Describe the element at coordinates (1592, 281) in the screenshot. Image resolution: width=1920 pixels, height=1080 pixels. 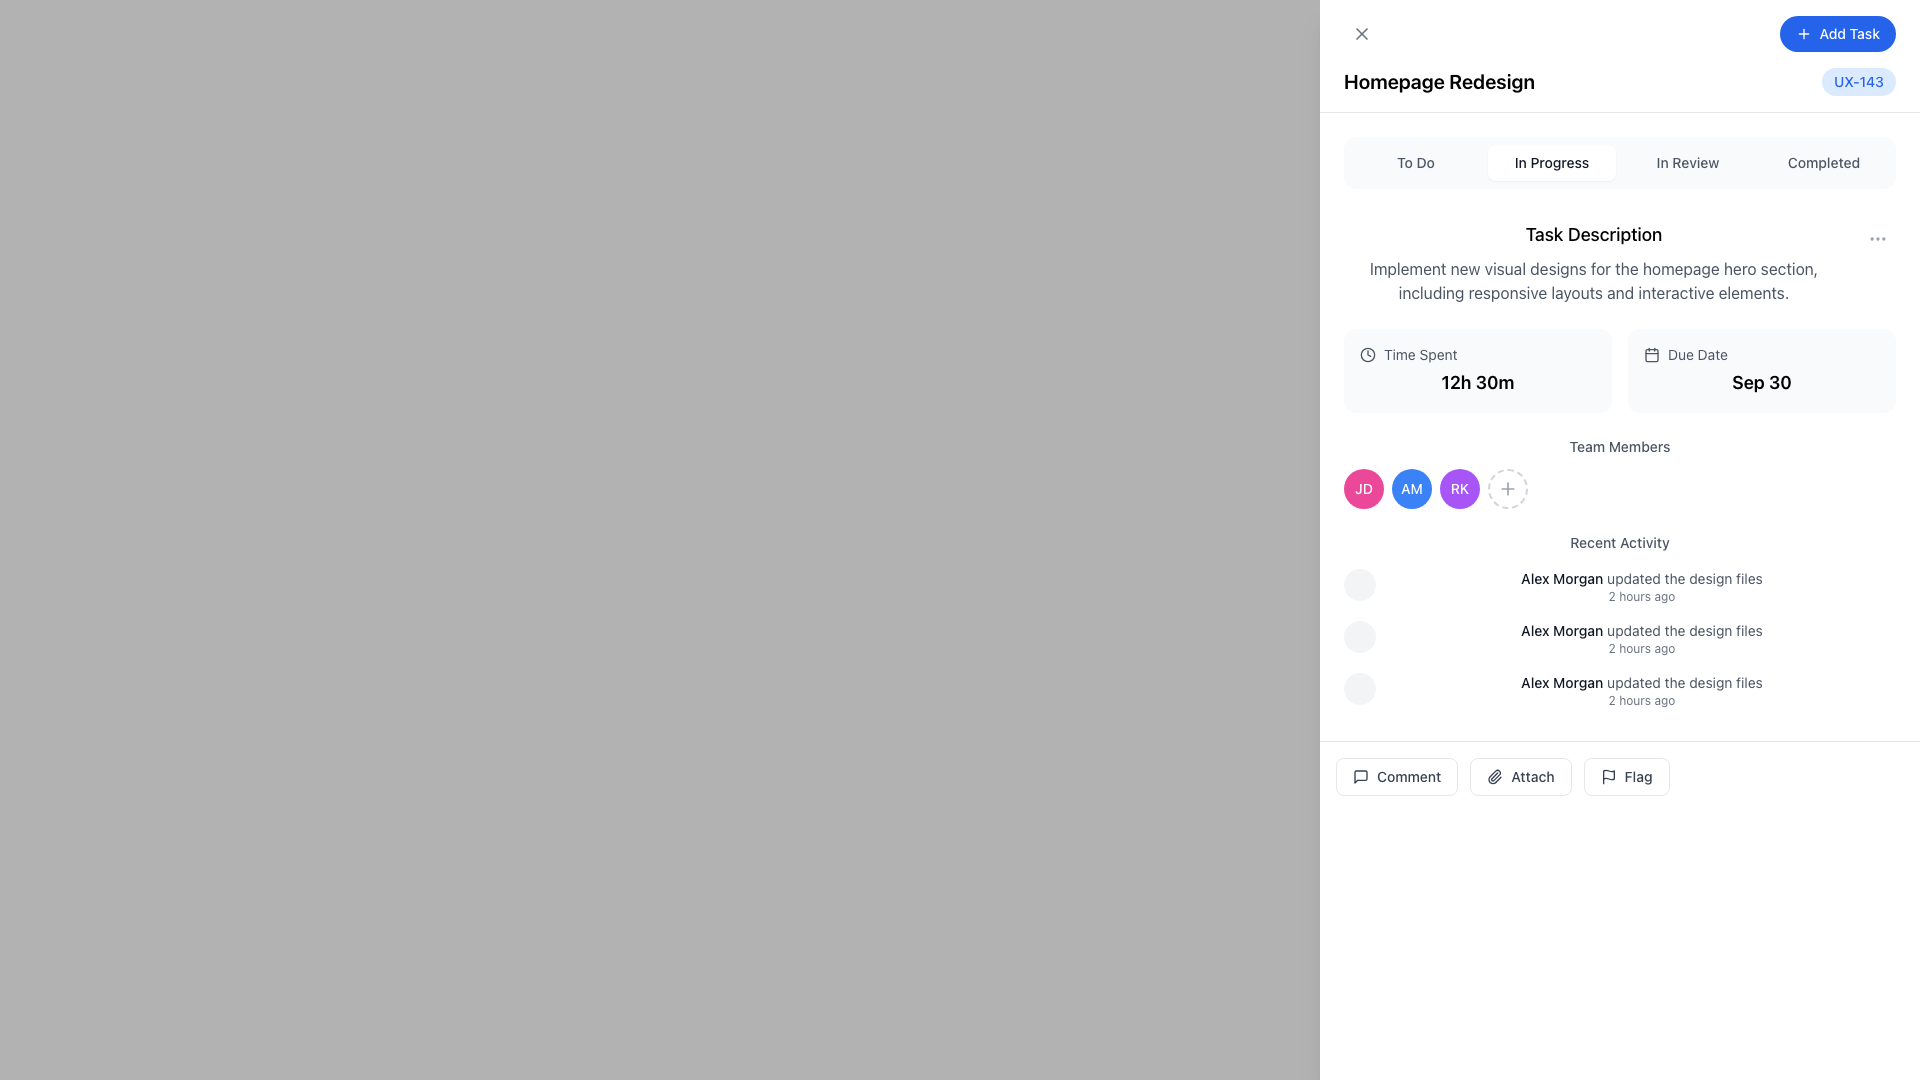
I see `the text label displaying 'Implement new visual designs for the homepage hero section, including responsive layouts and interactive elements.' located beneath the heading 'Task Description'` at that location.